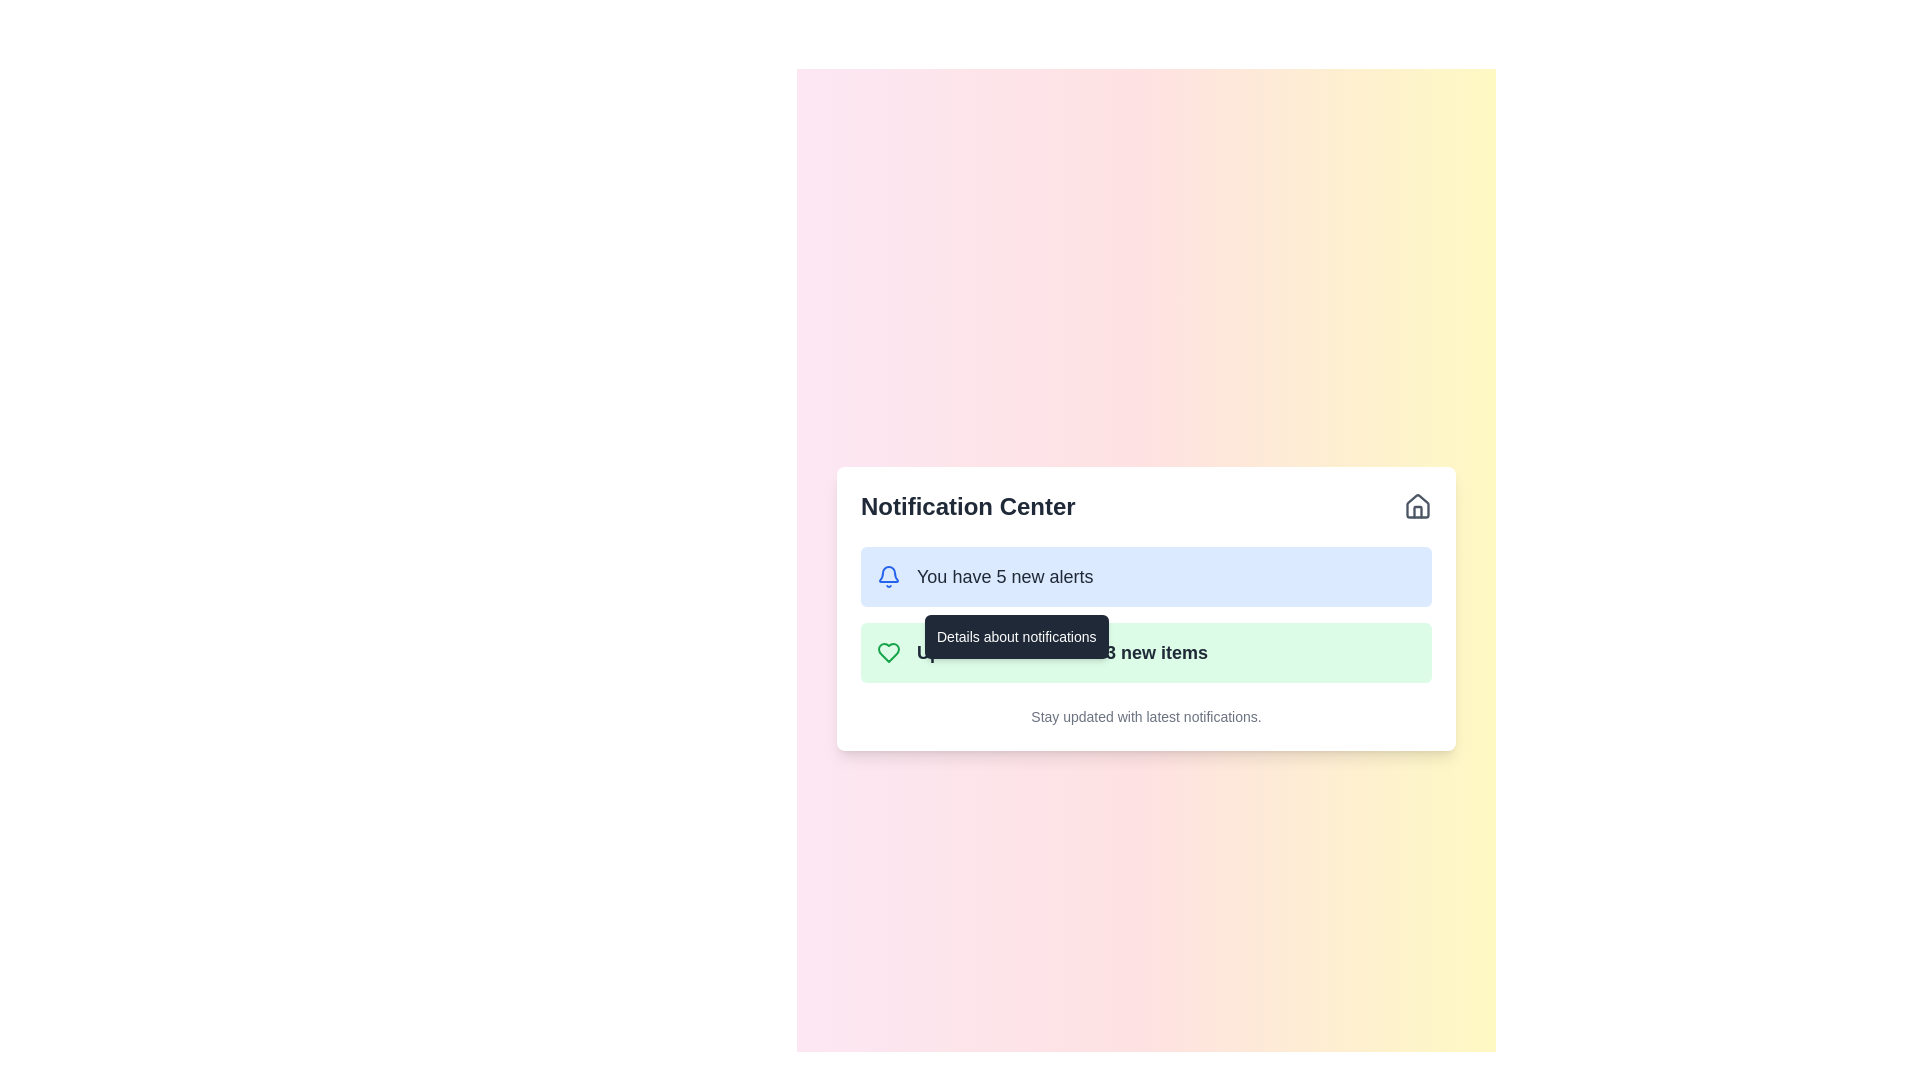  What do you see at coordinates (887, 652) in the screenshot?
I see `the wish list icon located in the green-shaded box next to the text 'Updated wishlist with 3 new items'` at bounding box center [887, 652].